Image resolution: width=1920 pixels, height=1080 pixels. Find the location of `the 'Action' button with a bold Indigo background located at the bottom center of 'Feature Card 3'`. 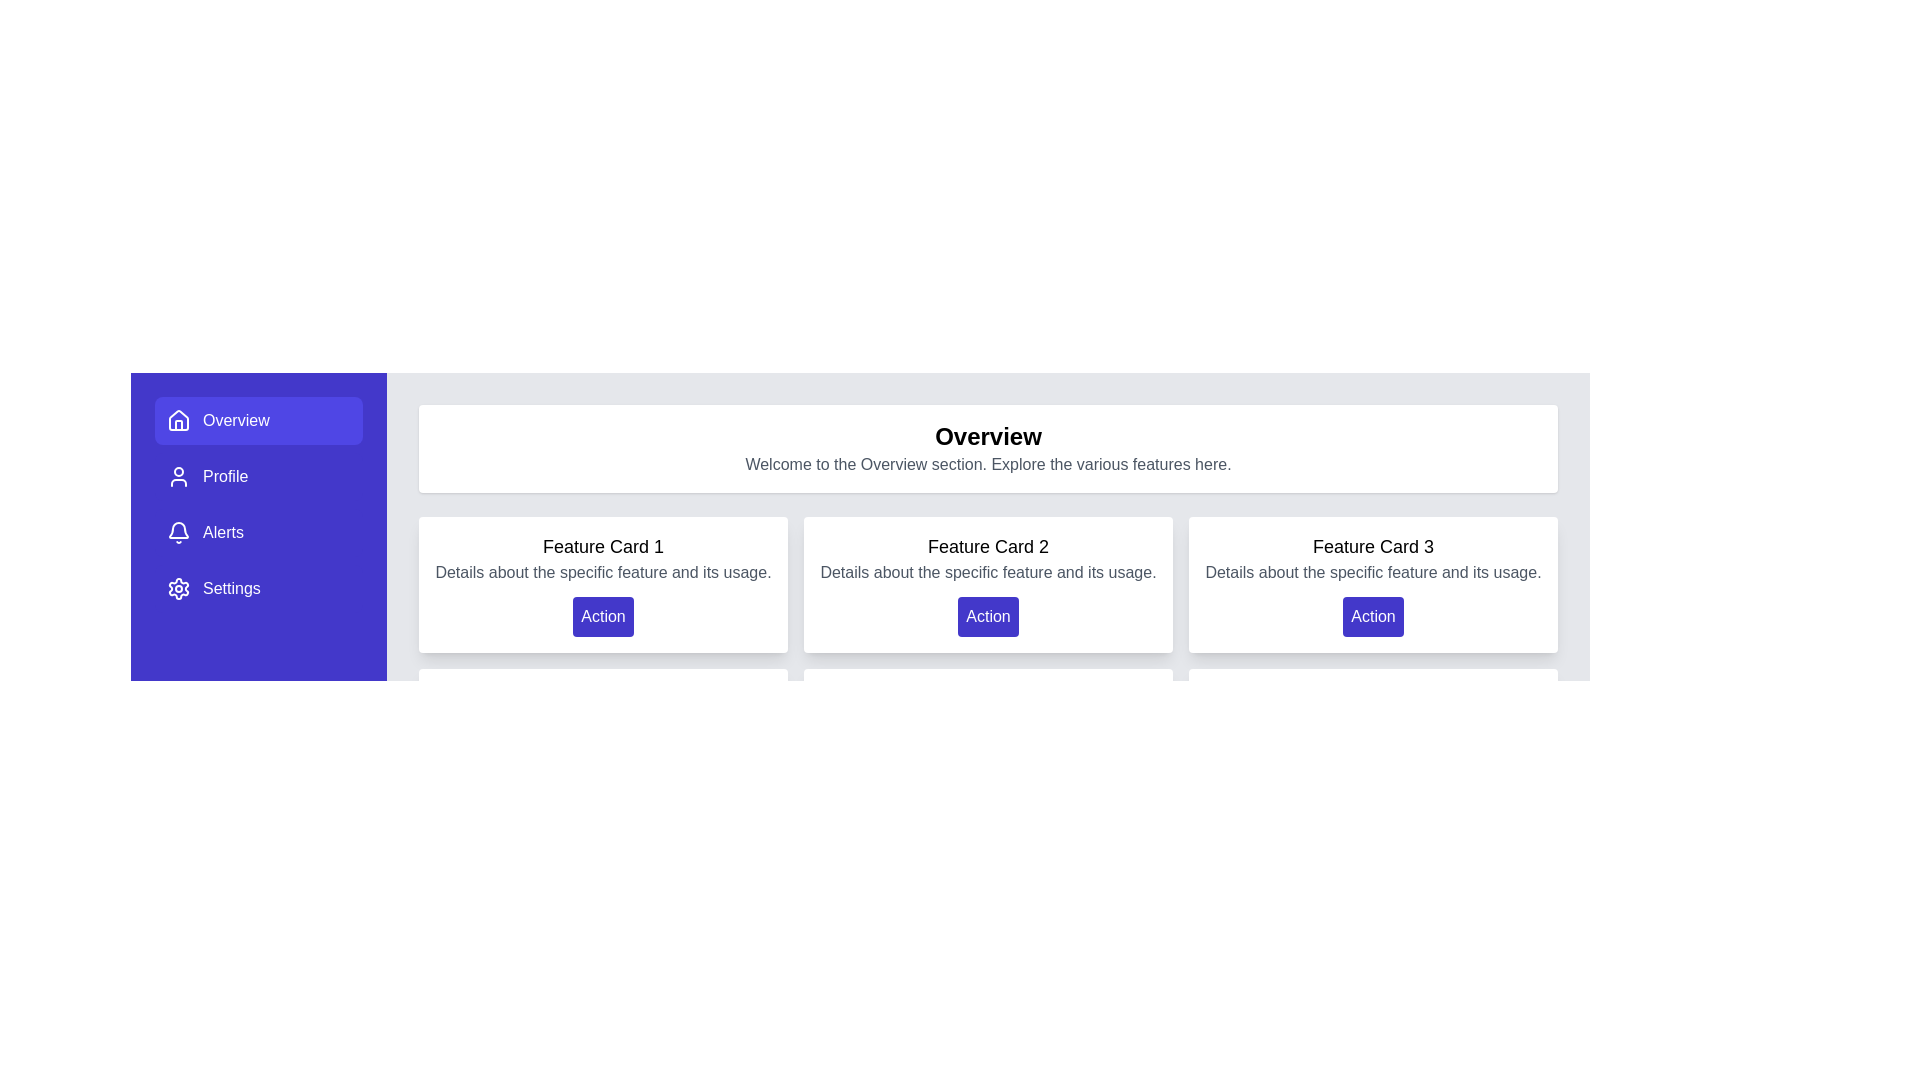

the 'Action' button with a bold Indigo background located at the bottom center of 'Feature Card 3' is located at coordinates (1372, 616).